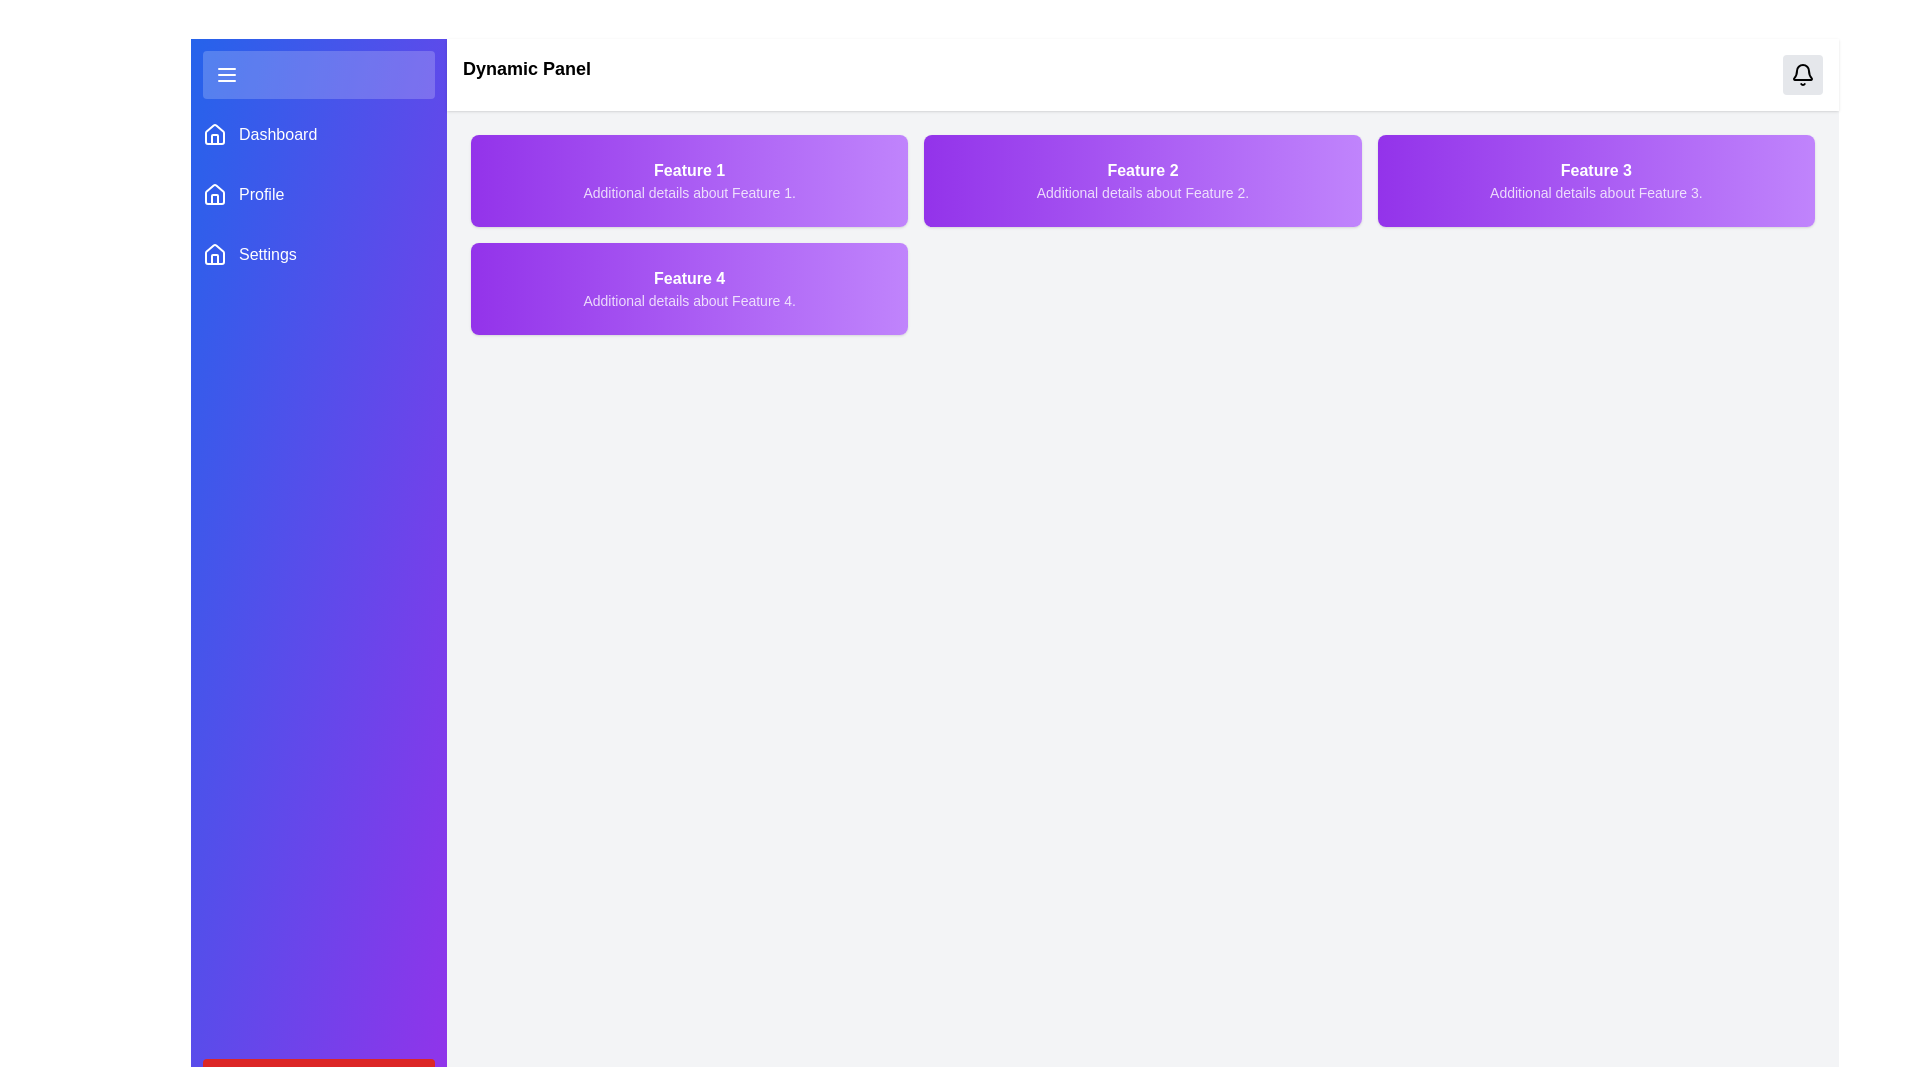  Describe the element at coordinates (215, 134) in the screenshot. I see `the house icon located in the navigation bar on the left-hand side, which is the top option among three vertical elements` at that location.